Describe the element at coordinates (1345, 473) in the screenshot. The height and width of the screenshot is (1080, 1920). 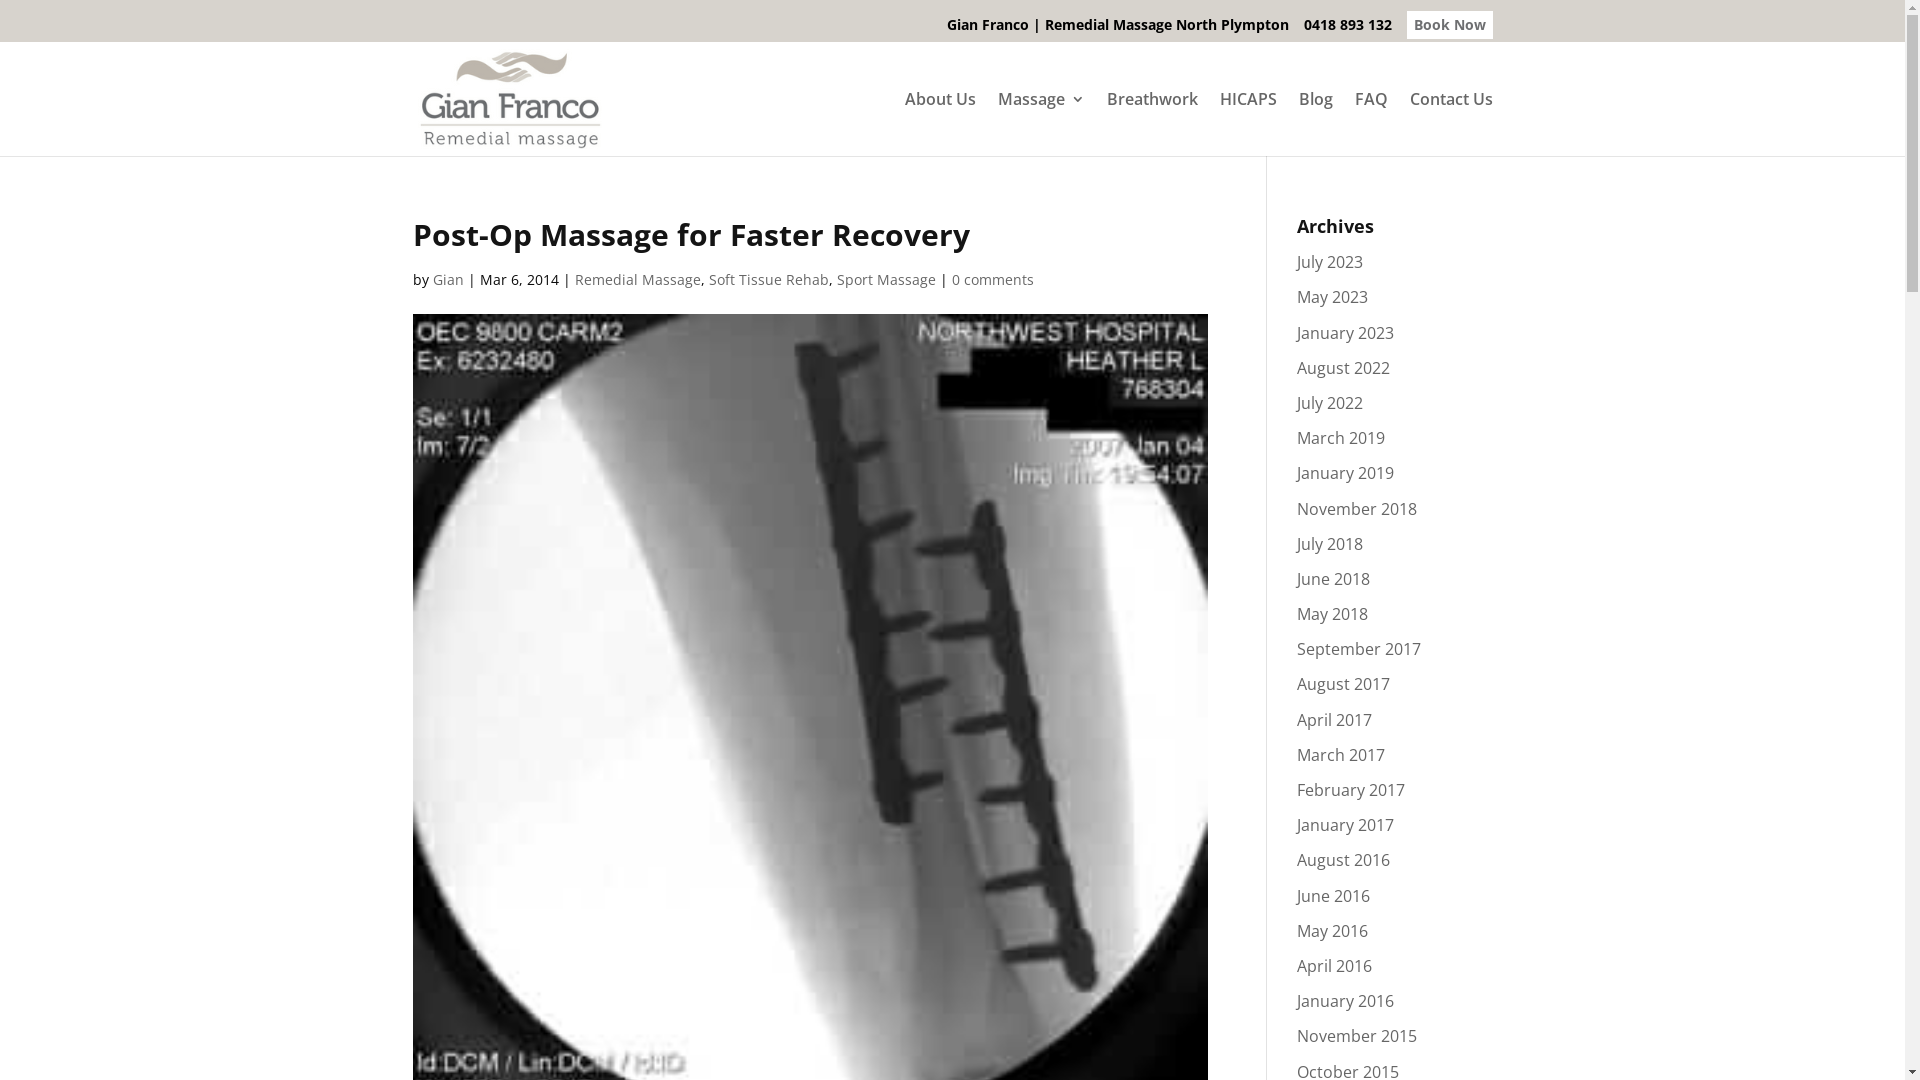
I see `'January 2019'` at that location.